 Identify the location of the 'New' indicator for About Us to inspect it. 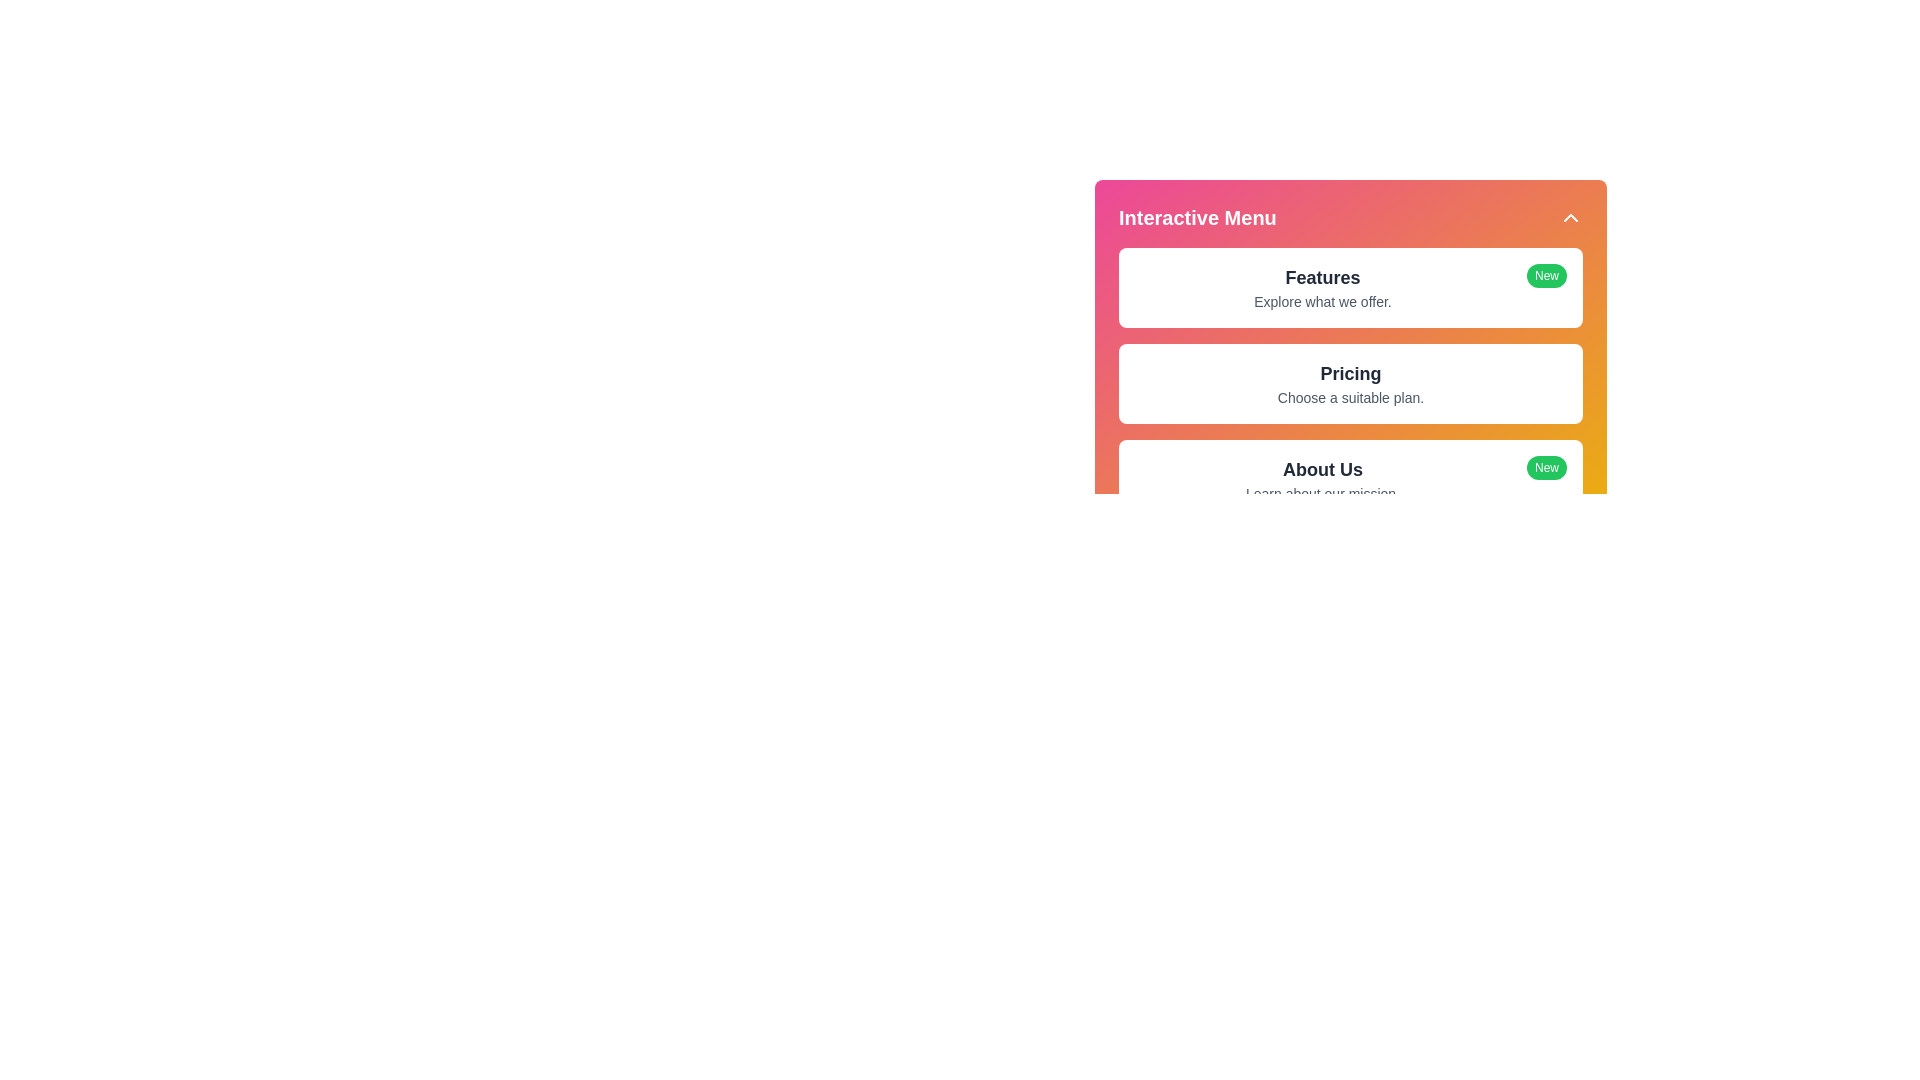
(1545, 467).